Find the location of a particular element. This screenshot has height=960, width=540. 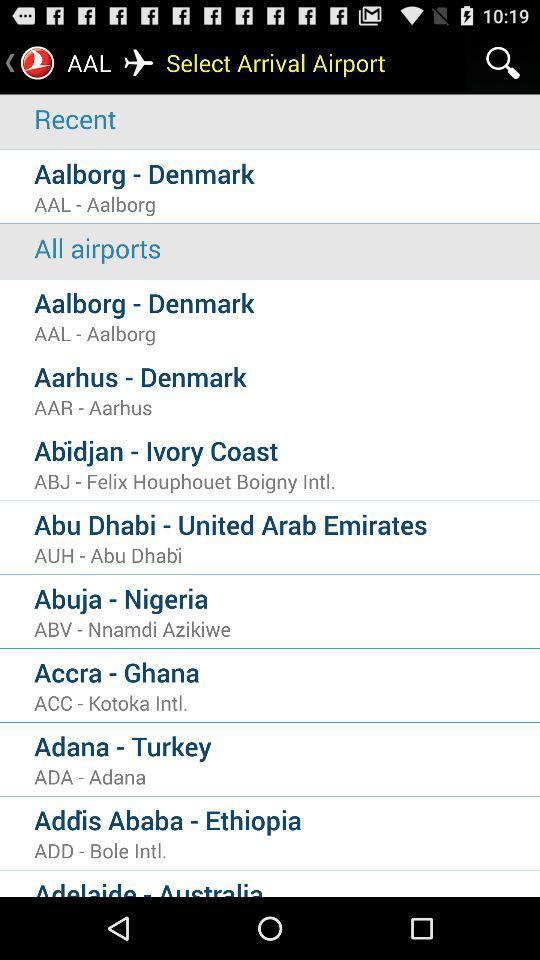

the aar - aarhus item is located at coordinates (286, 406).